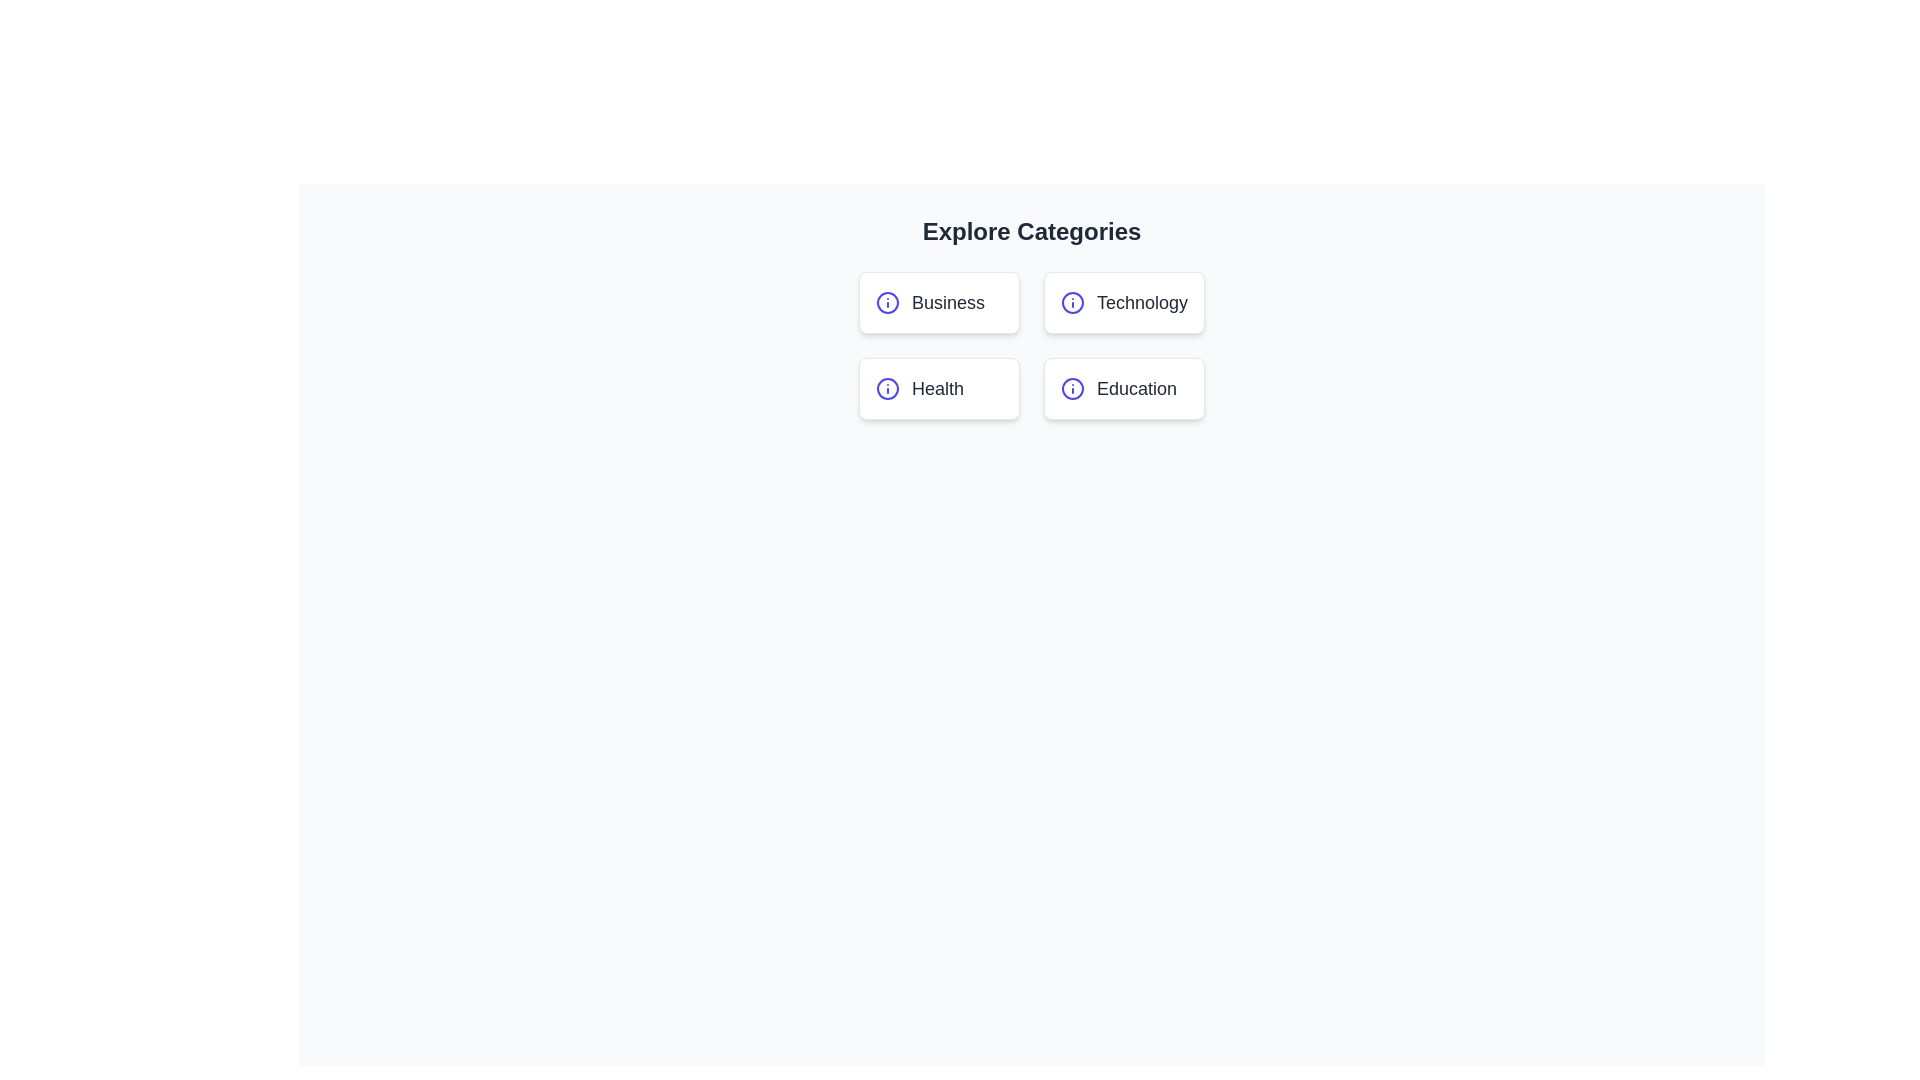  What do you see at coordinates (1124, 389) in the screenshot?
I see `the 'Education' button` at bounding box center [1124, 389].